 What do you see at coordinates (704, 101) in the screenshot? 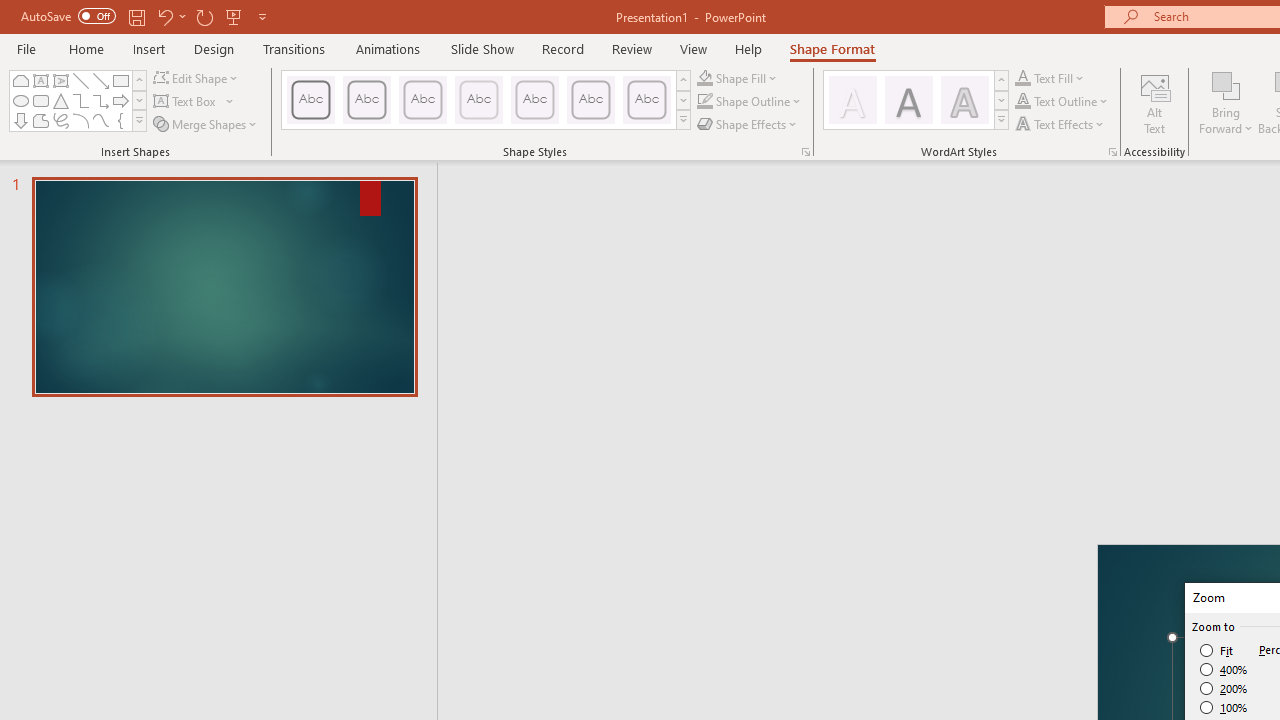
I see `'Shape Outline Blue, Accent 1'` at bounding box center [704, 101].